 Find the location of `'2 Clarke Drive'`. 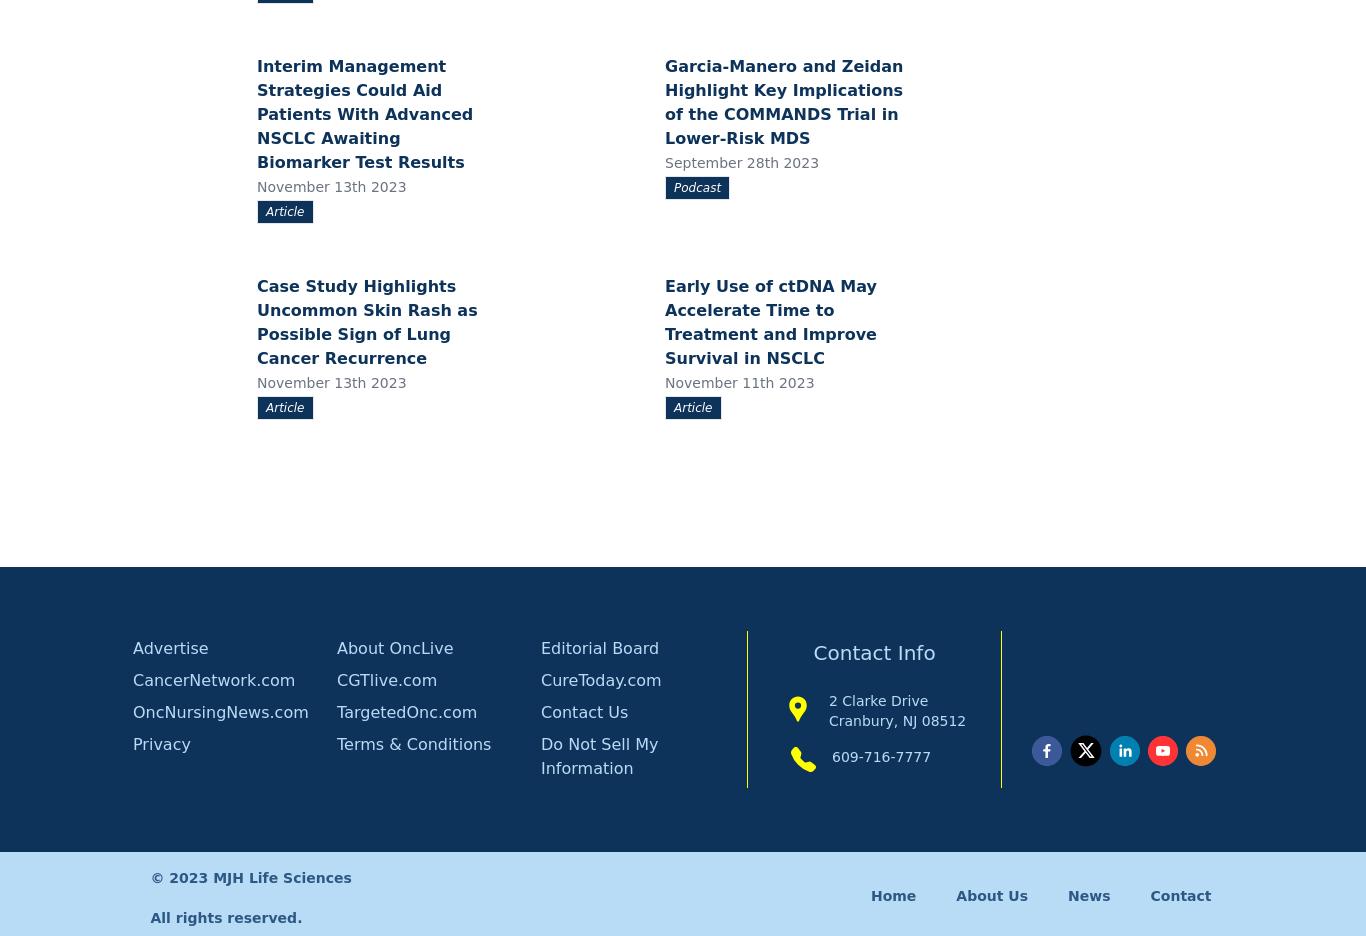

'2 Clarke Drive' is located at coordinates (826, 700).